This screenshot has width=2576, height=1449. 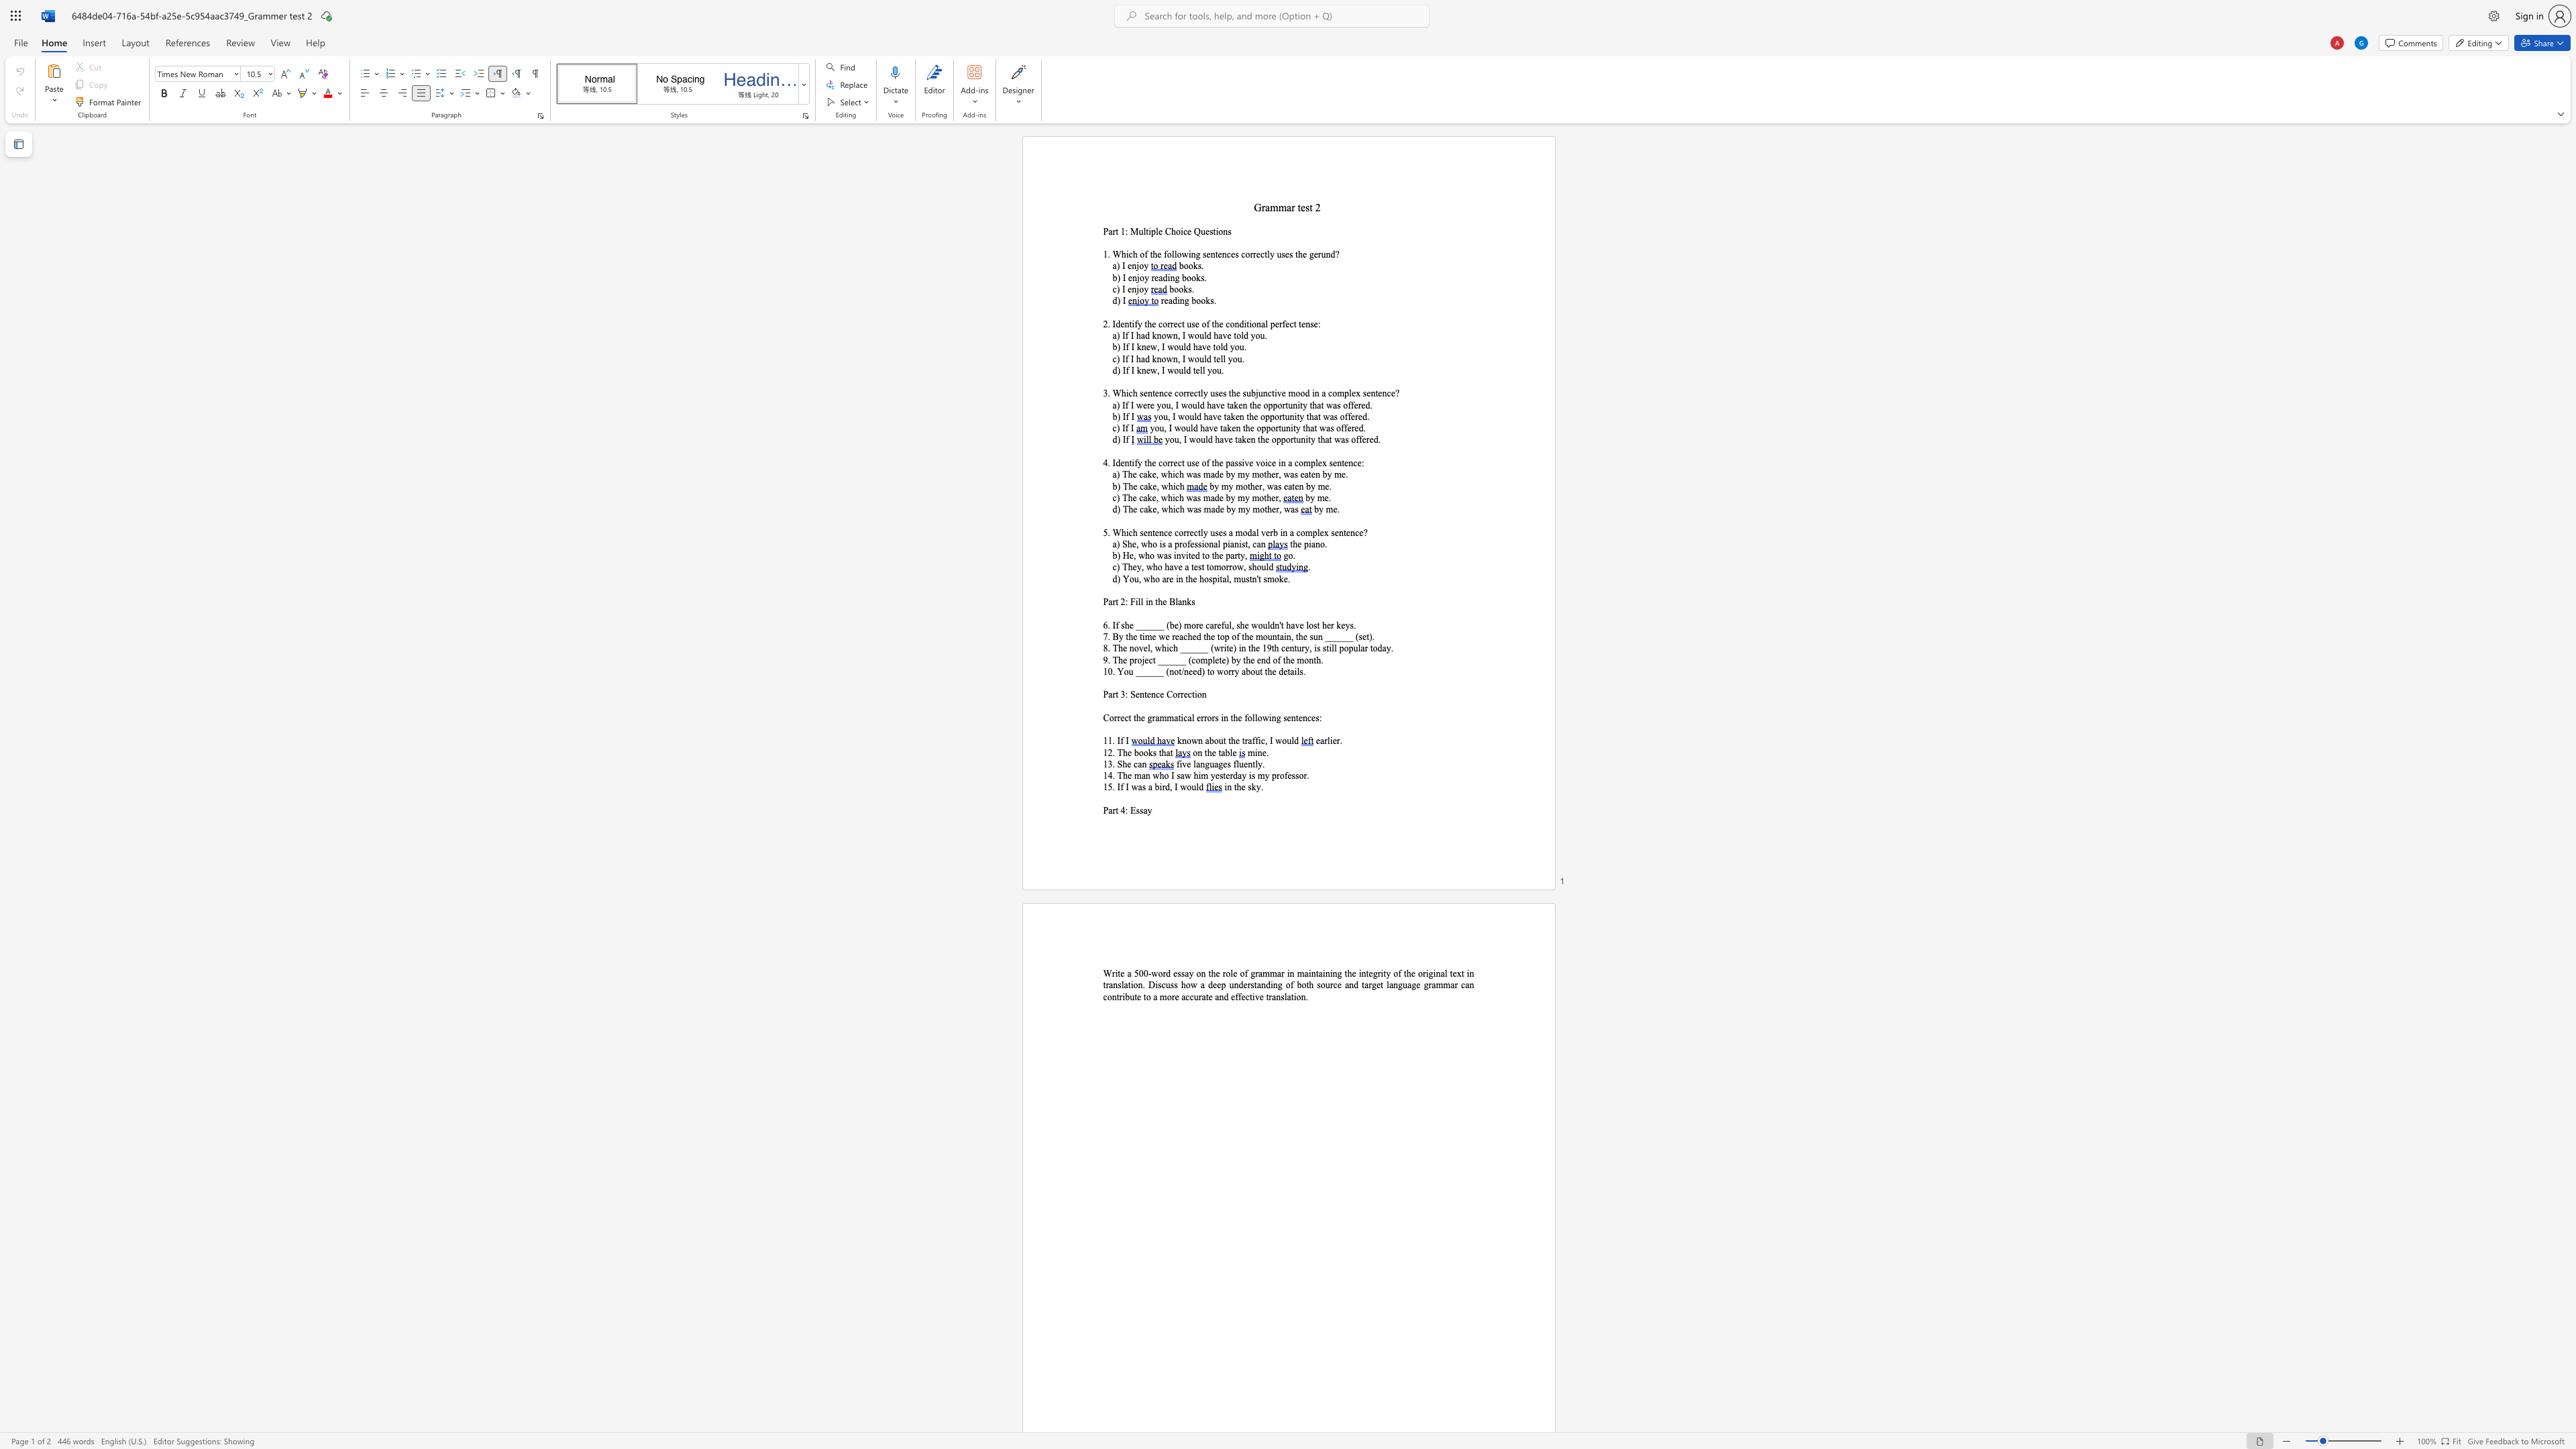 What do you see at coordinates (1381, 647) in the screenshot?
I see `the space between the continuous character "d" and "a" in the text` at bounding box center [1381, 647].